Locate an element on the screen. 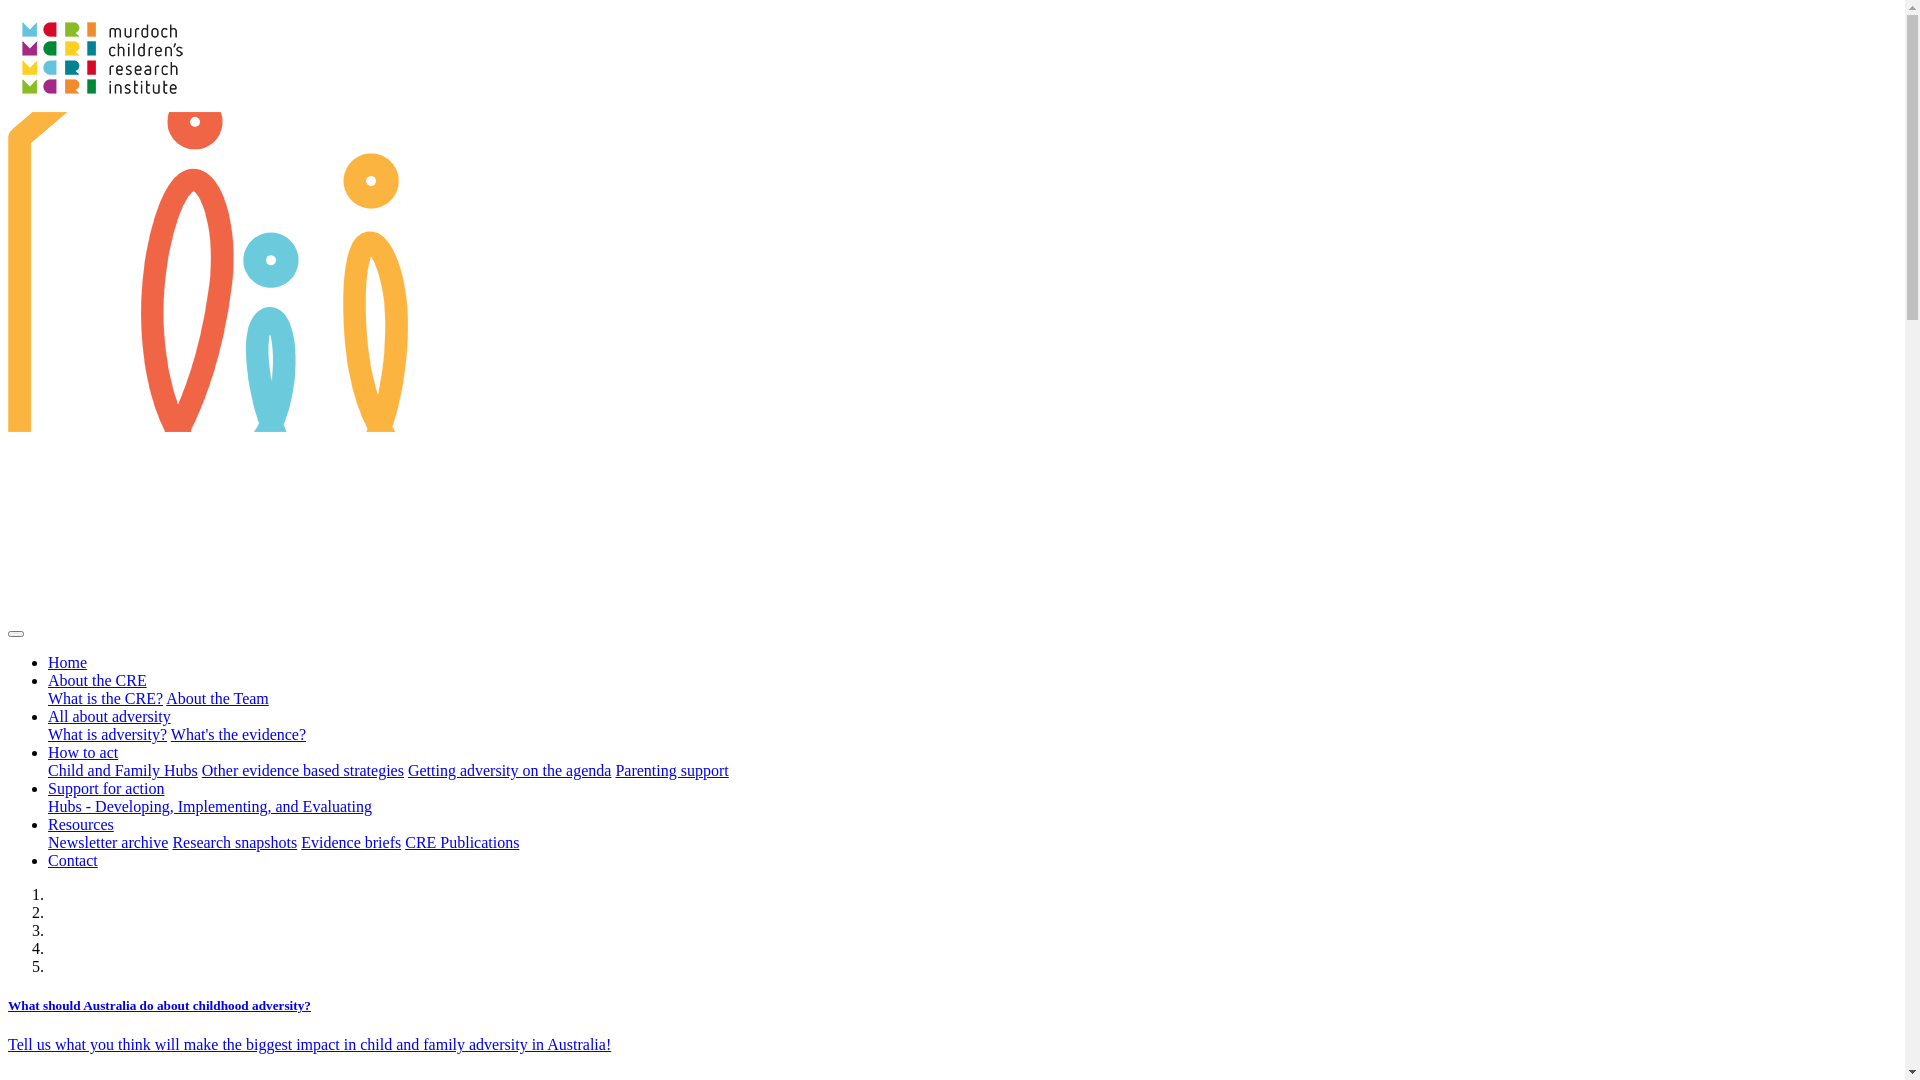 This screenshot has height=1080, width=1920. 'Evidence briefs' is located at coordinates (350, 842).